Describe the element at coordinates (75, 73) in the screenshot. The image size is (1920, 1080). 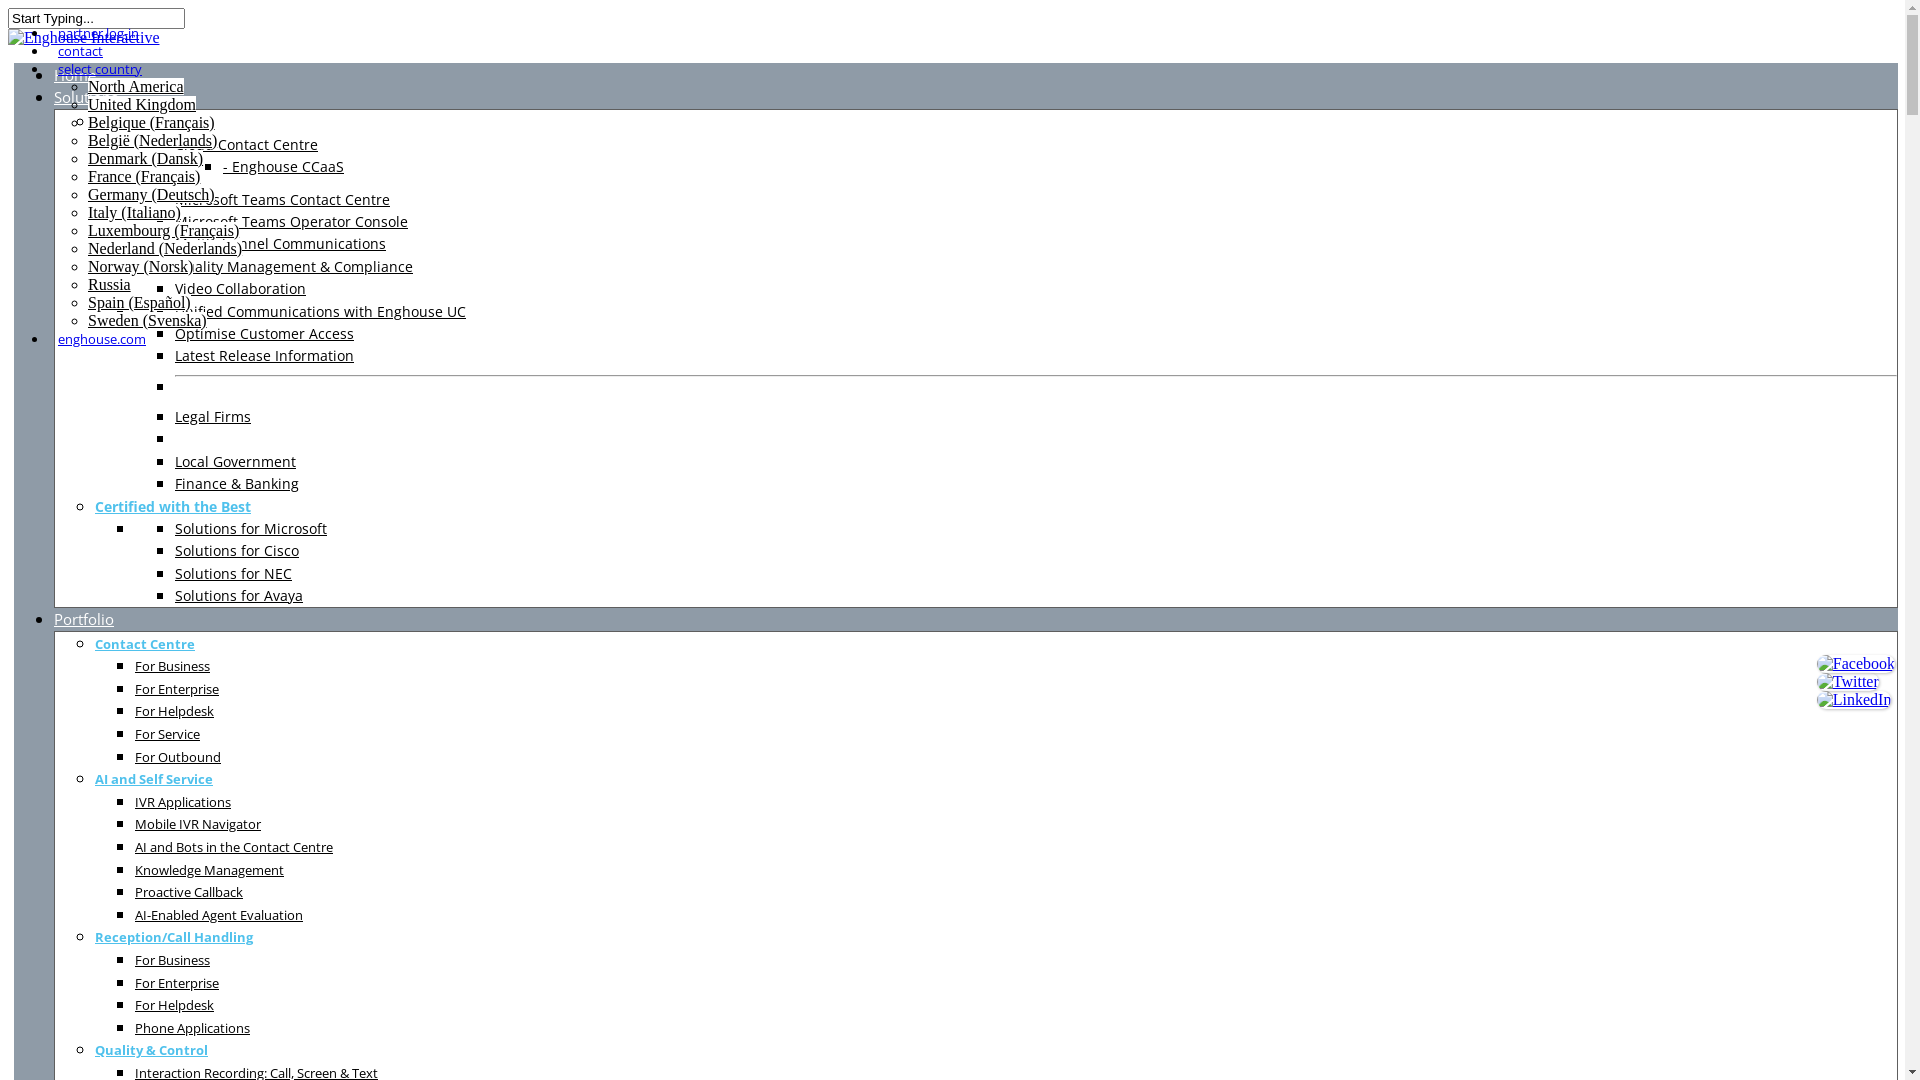
I see `'Home'` at that location.